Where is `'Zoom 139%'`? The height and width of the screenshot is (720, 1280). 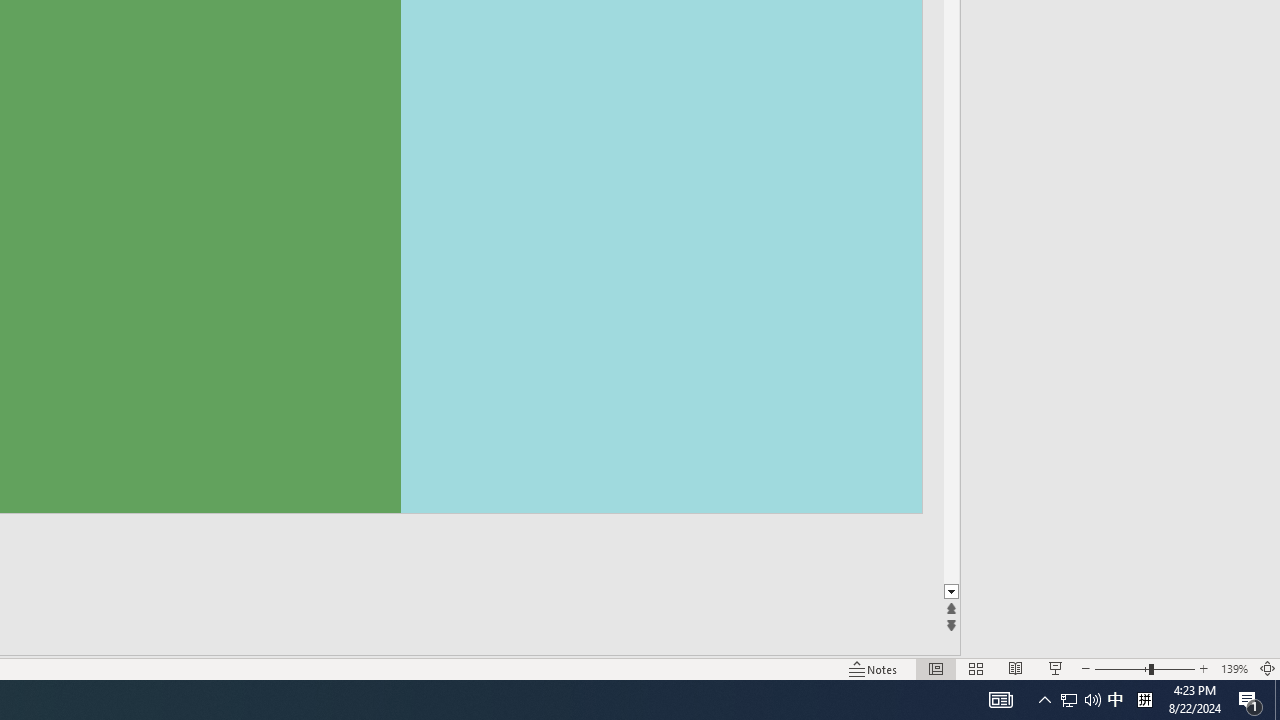
'Zoom 139%' is located at coordinates (1233, 669).